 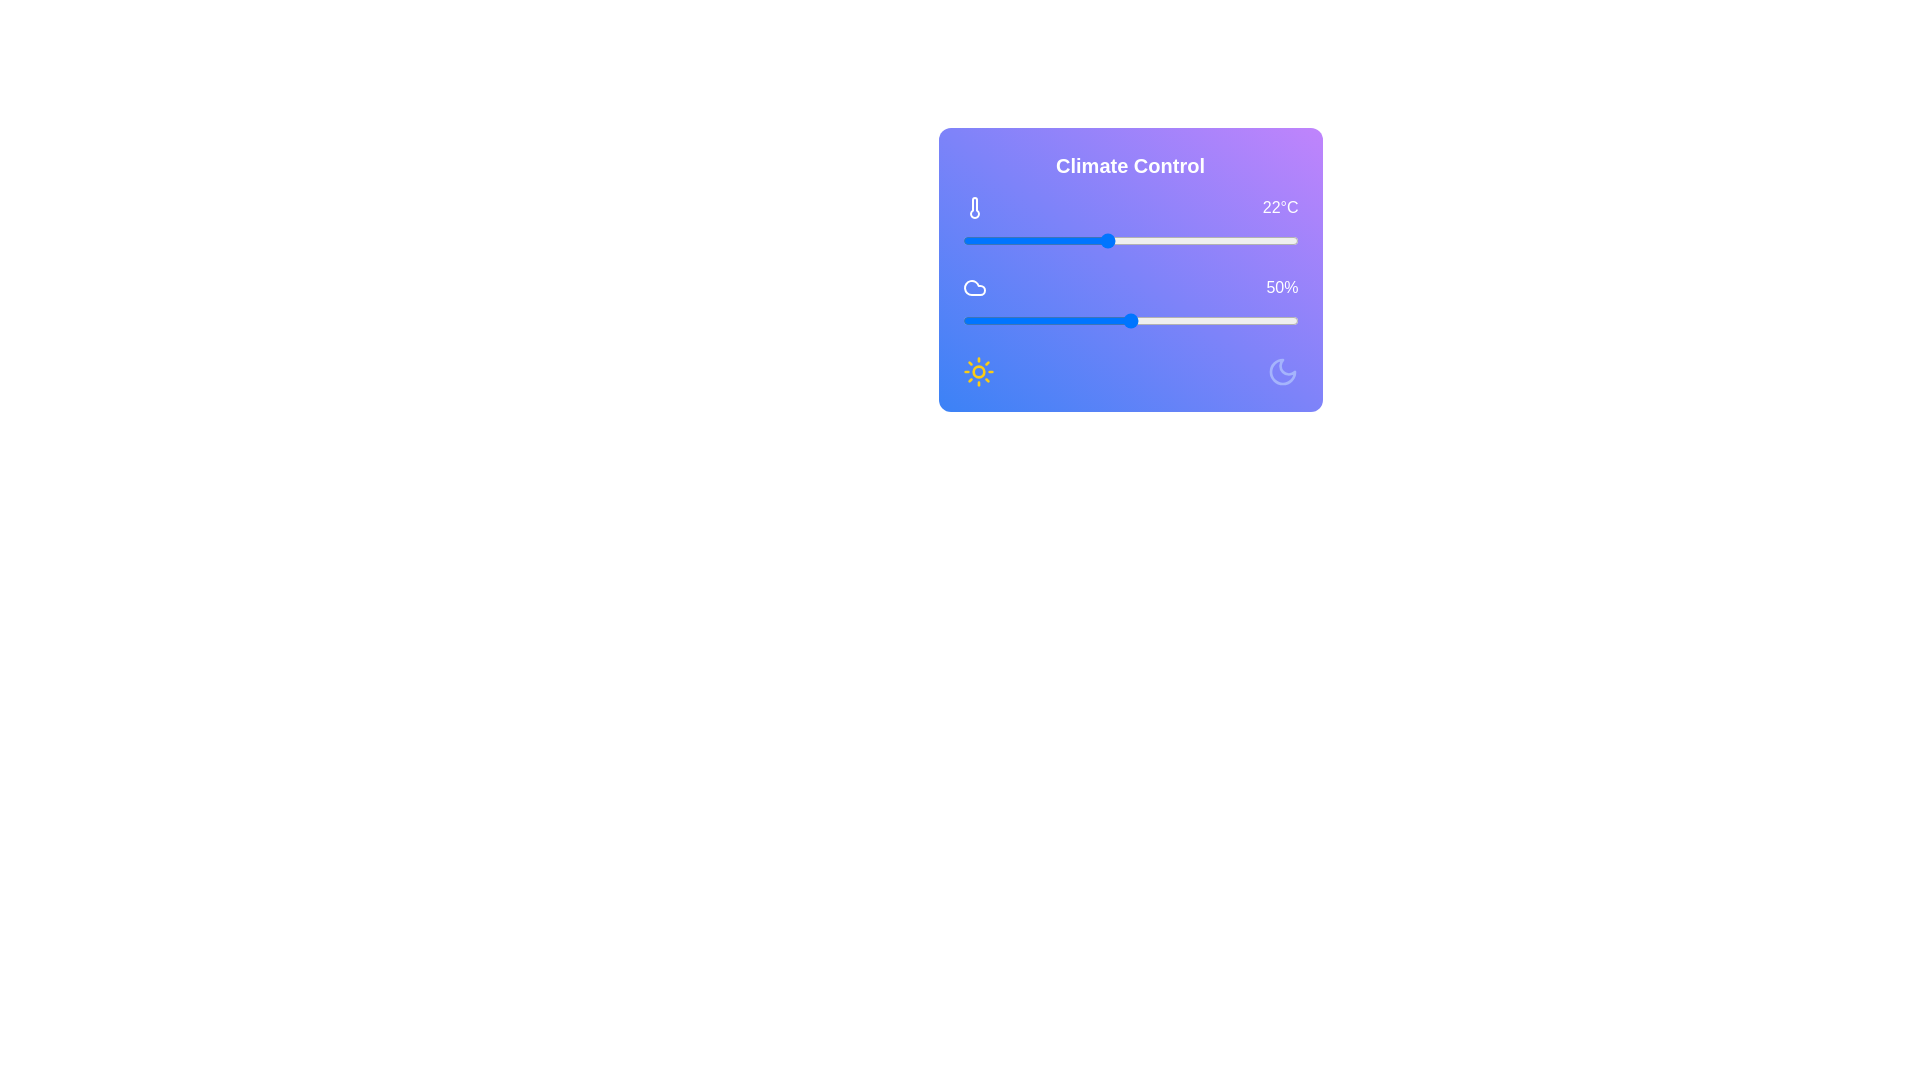 I want to click on the cloud icon located to the left of the '50%' text, indicating humidity functionality, so click(x=974, y=288).